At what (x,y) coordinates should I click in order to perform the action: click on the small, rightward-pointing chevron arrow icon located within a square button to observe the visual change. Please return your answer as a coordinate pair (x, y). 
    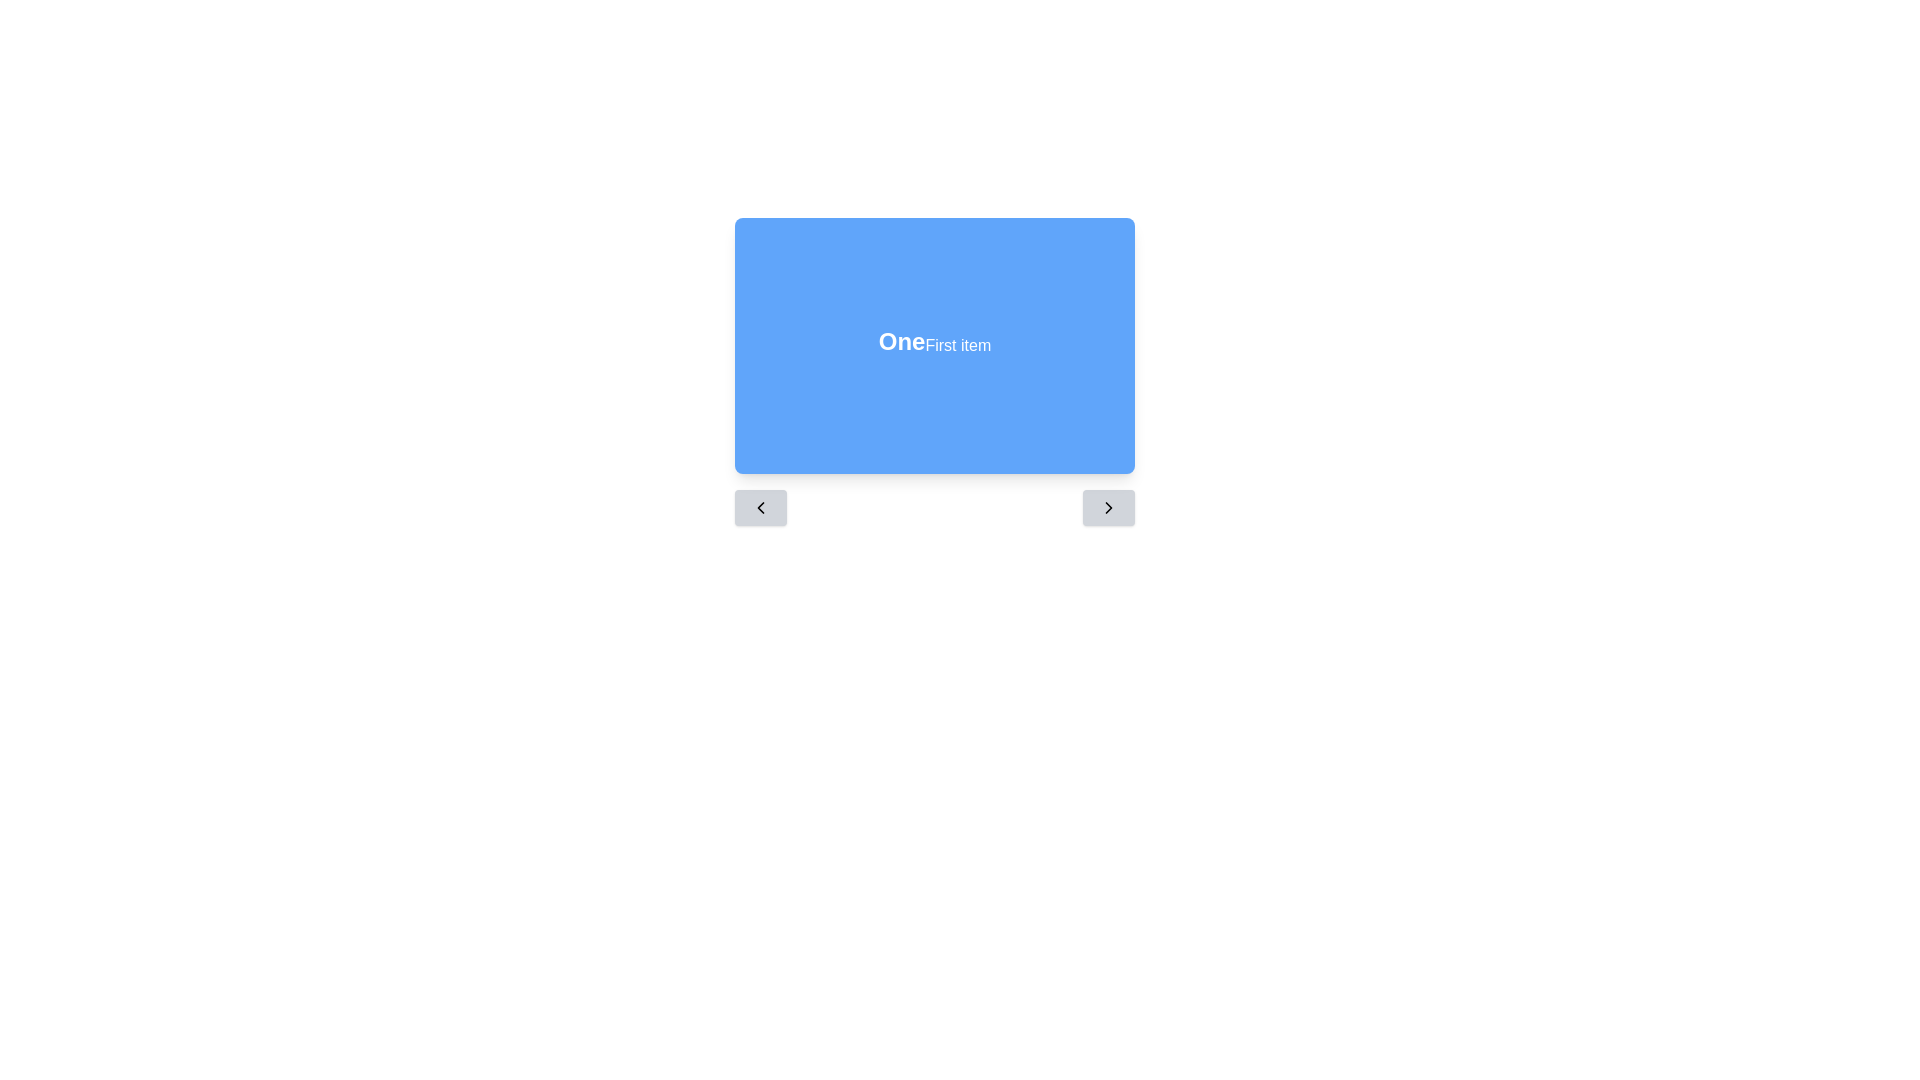
    Looking at the image, I should click on (1107, 507).